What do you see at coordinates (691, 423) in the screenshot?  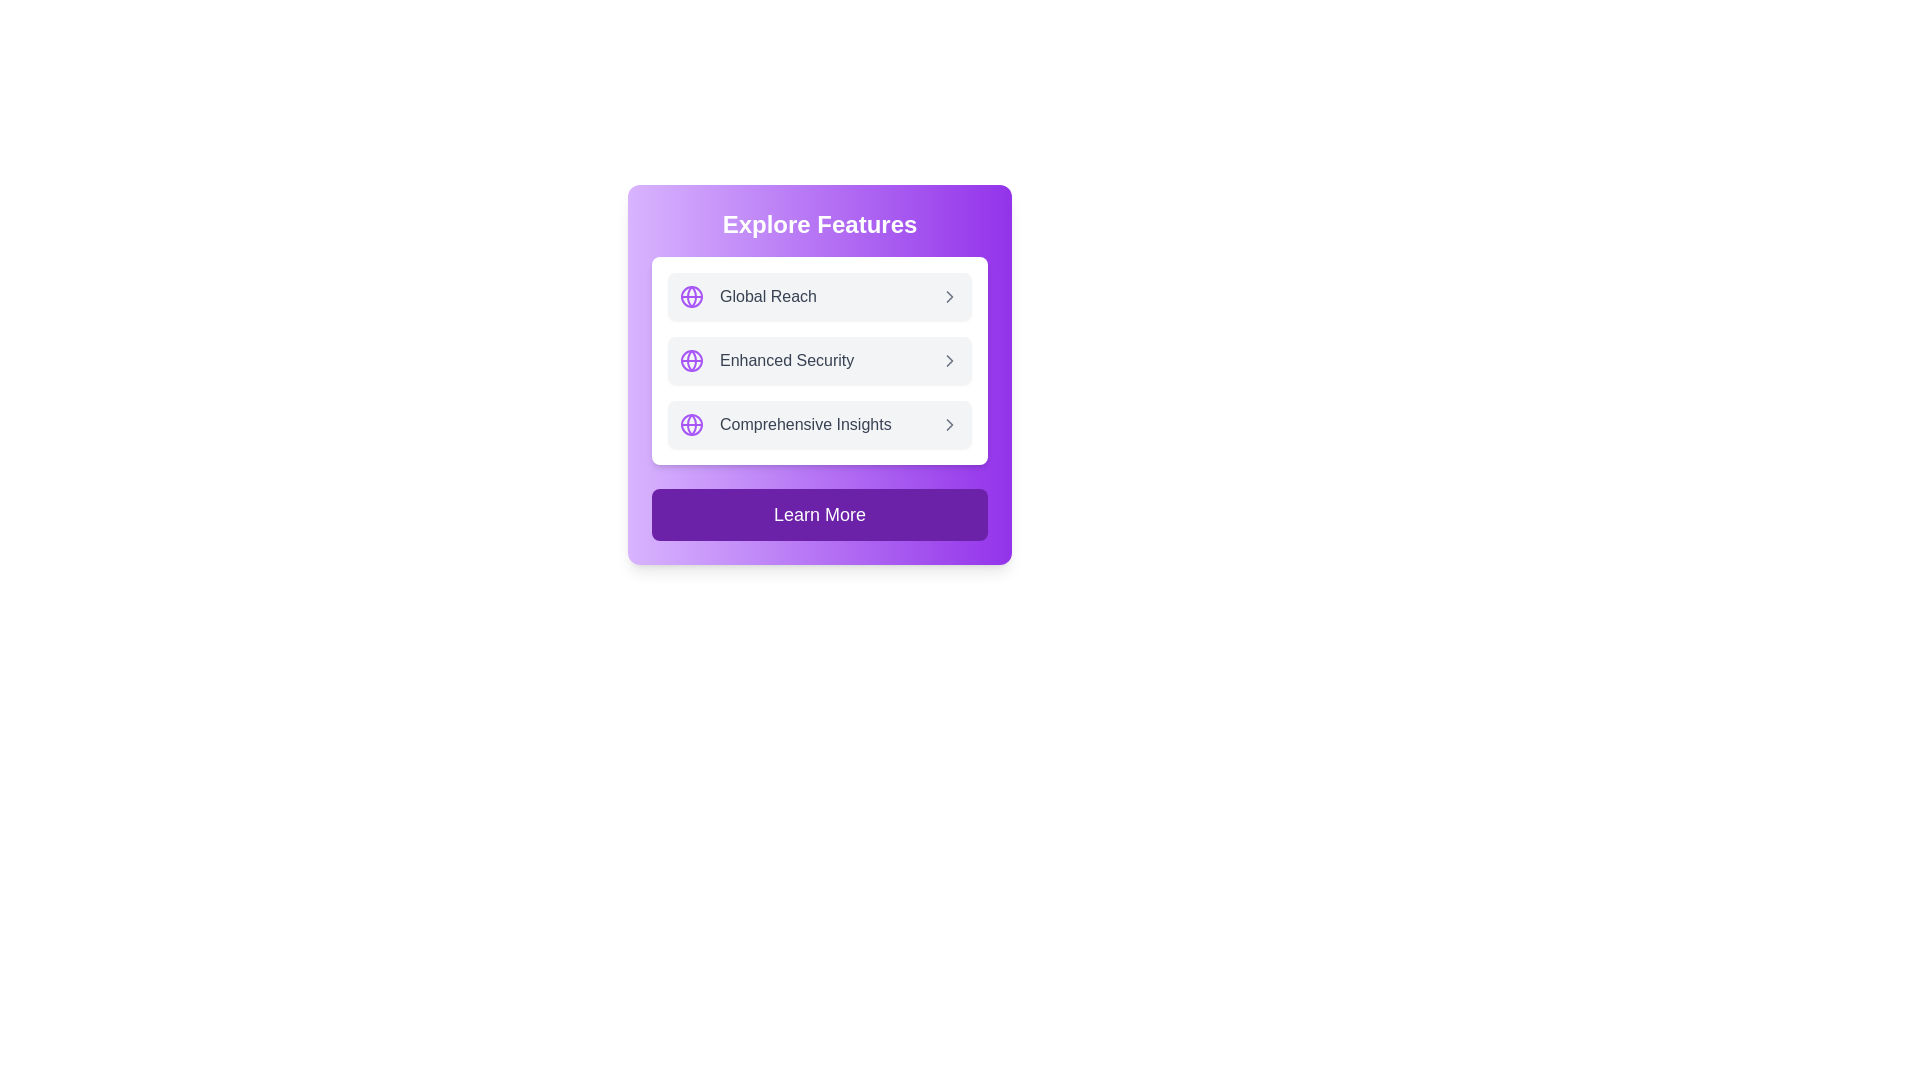 I see `the global coverage icon representing the 'Comprehensive Insights' feature by moving the cursor to its center point` at bounding box center [691, 423].